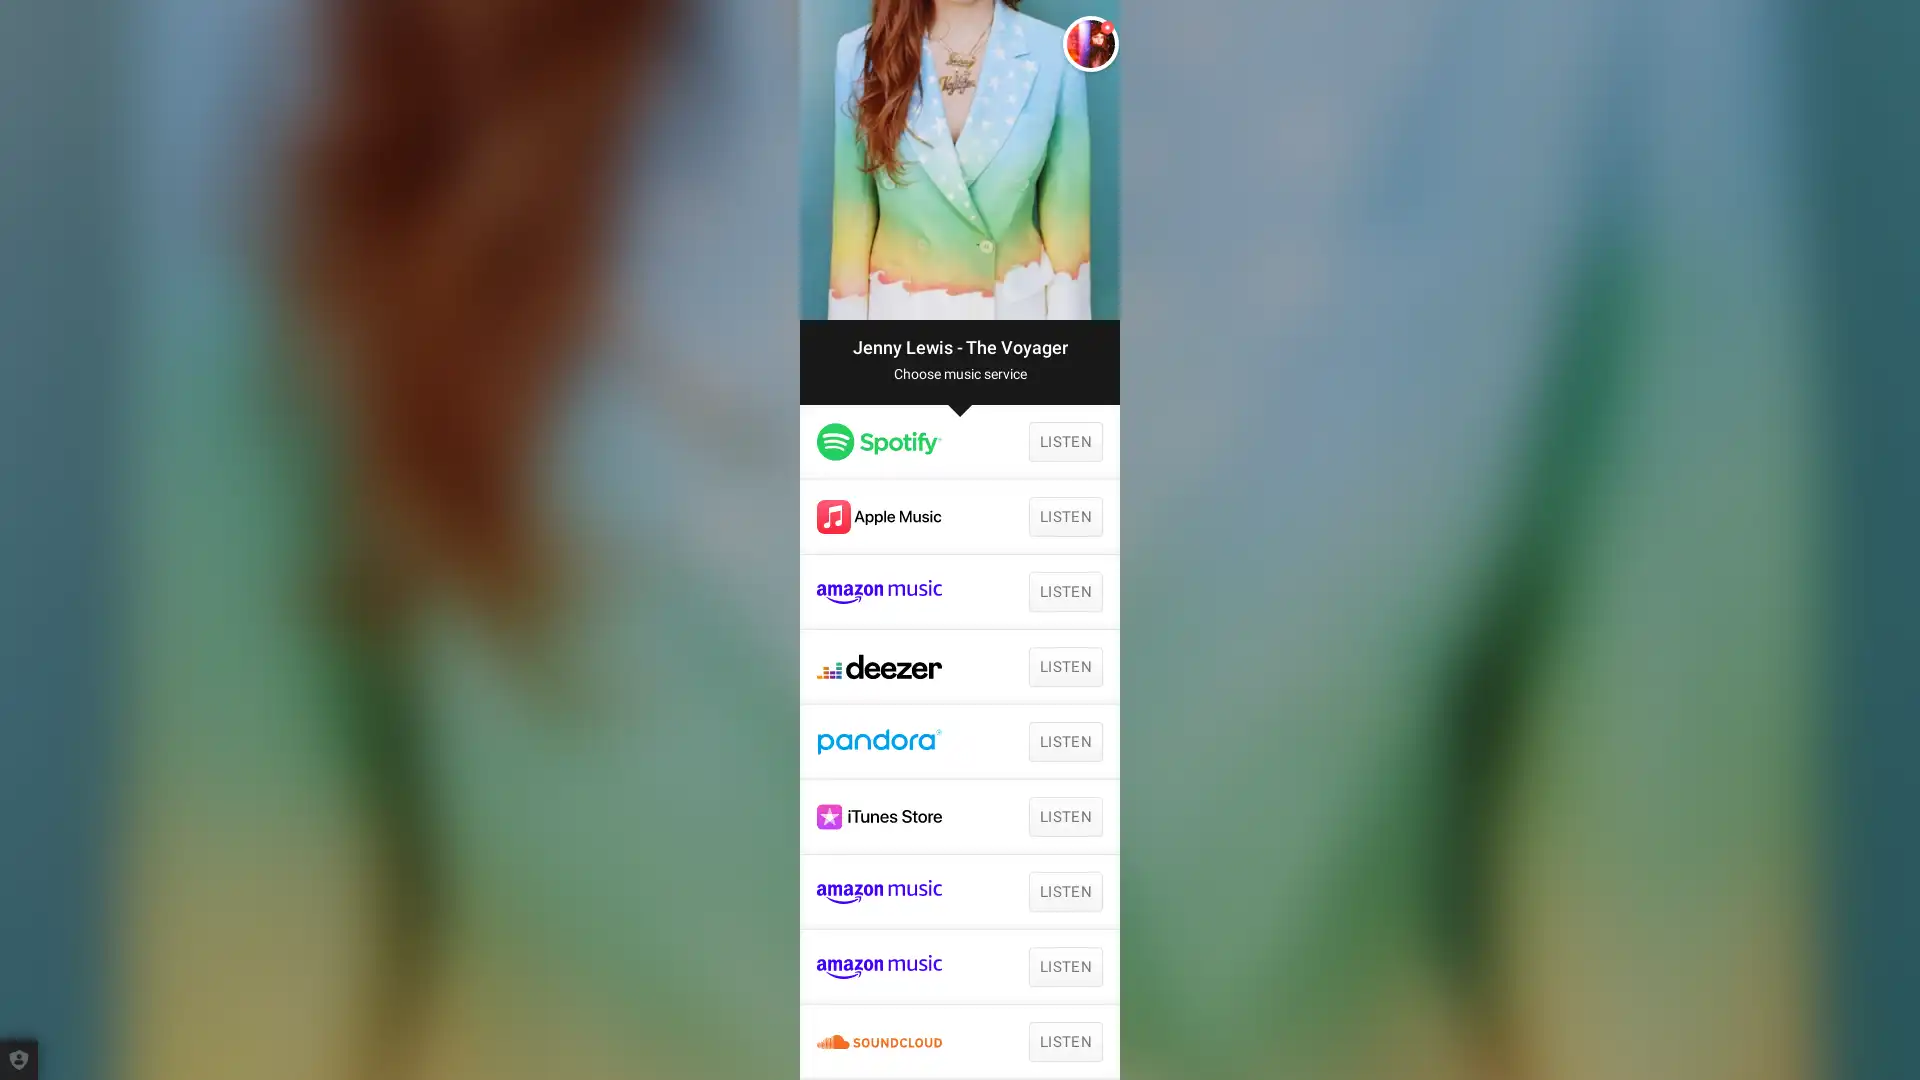 This screenshot has width=1920, height=1080. What do you see at coordinates (1064, 966) in the screenshot?
I see `LISTEN` at bounding box center [1064, 966].